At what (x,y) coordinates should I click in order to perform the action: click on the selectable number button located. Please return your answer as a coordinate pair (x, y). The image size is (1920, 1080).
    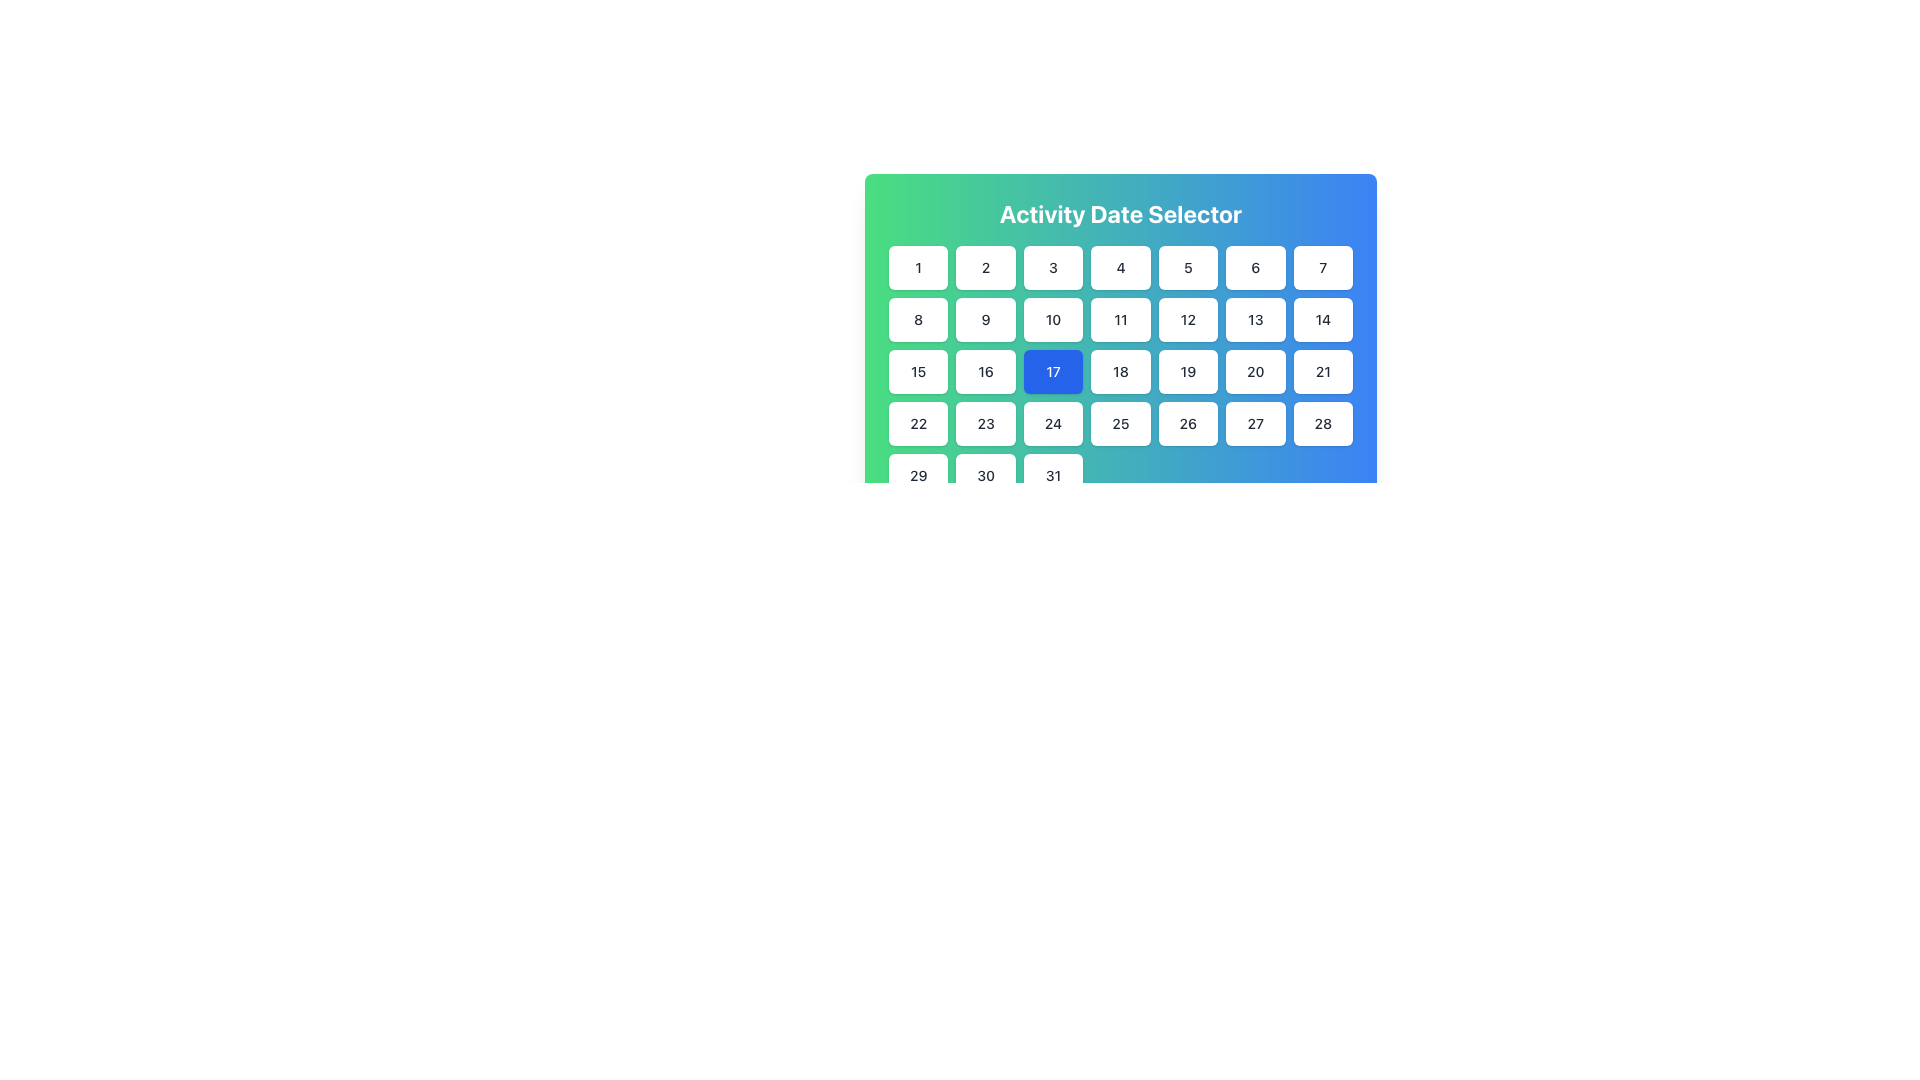
    Looking at the image, I should click on (986, 319).